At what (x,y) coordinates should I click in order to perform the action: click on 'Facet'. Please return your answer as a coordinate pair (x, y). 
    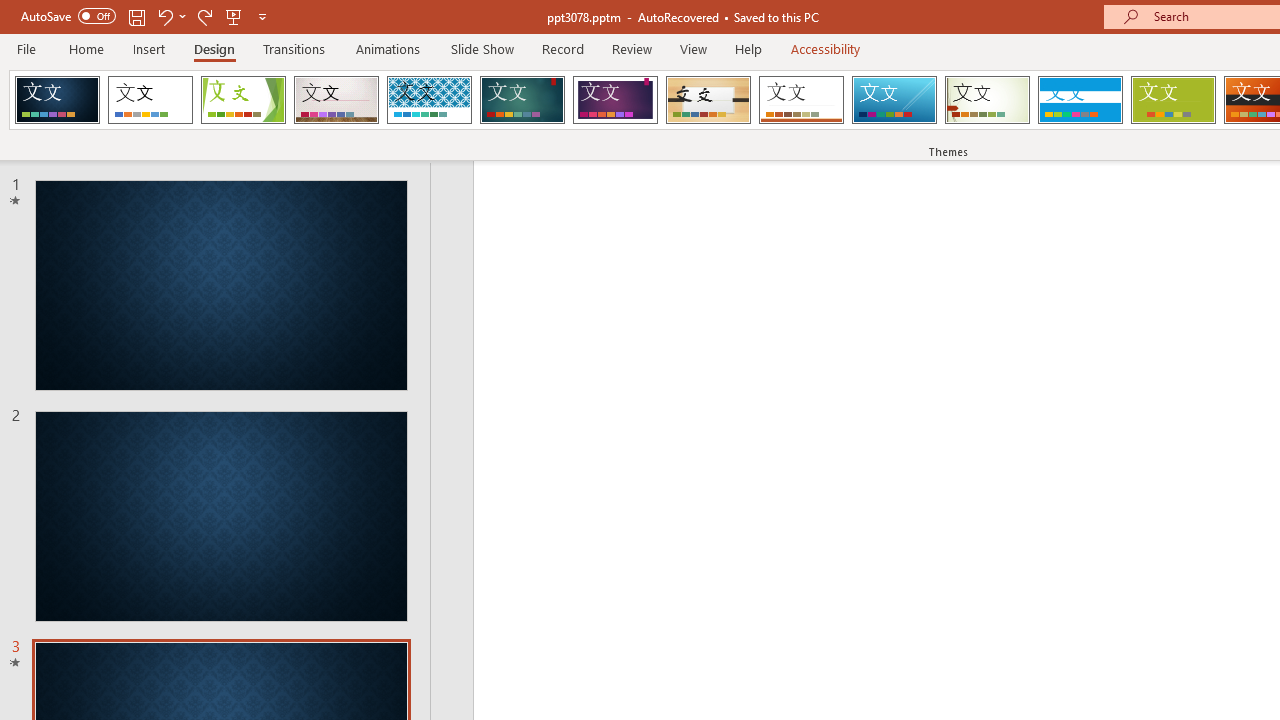
    Looking at the image, I should click on (242, 100).